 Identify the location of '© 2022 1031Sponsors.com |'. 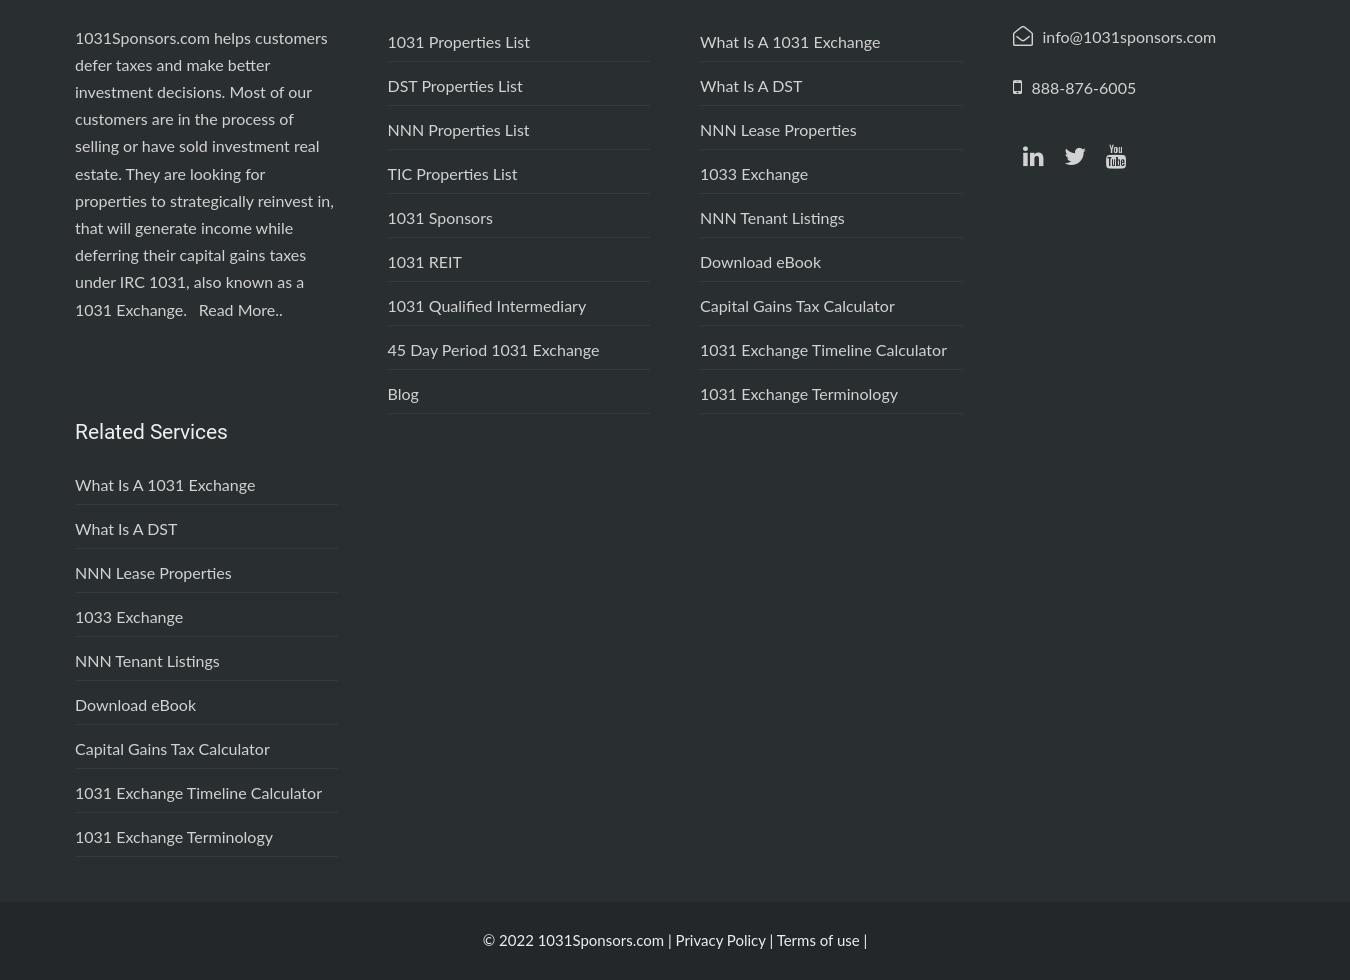
(480, 941).